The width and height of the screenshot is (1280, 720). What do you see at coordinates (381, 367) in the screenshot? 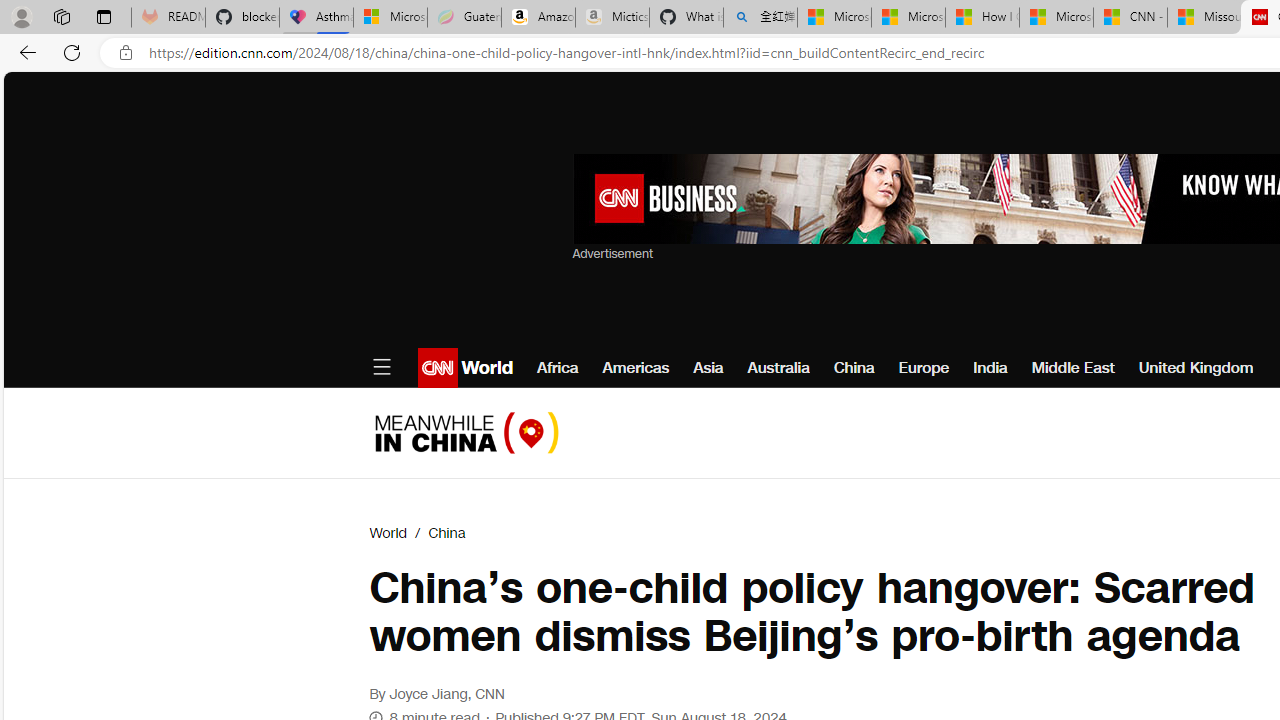
I see `'Open Menu Icon'` at bounding box center [381, 367].